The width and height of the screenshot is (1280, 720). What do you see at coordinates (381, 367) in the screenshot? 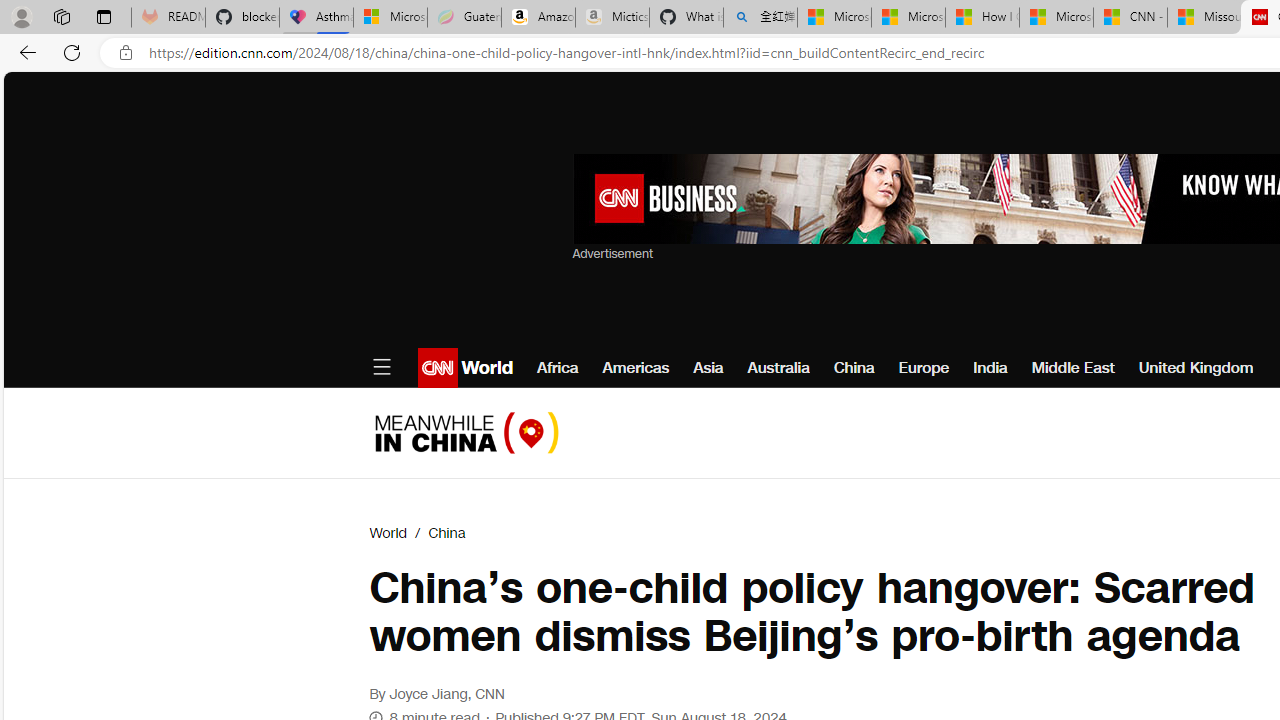
I see `'Open Menu Icon'` at bounding box center [381, 367].